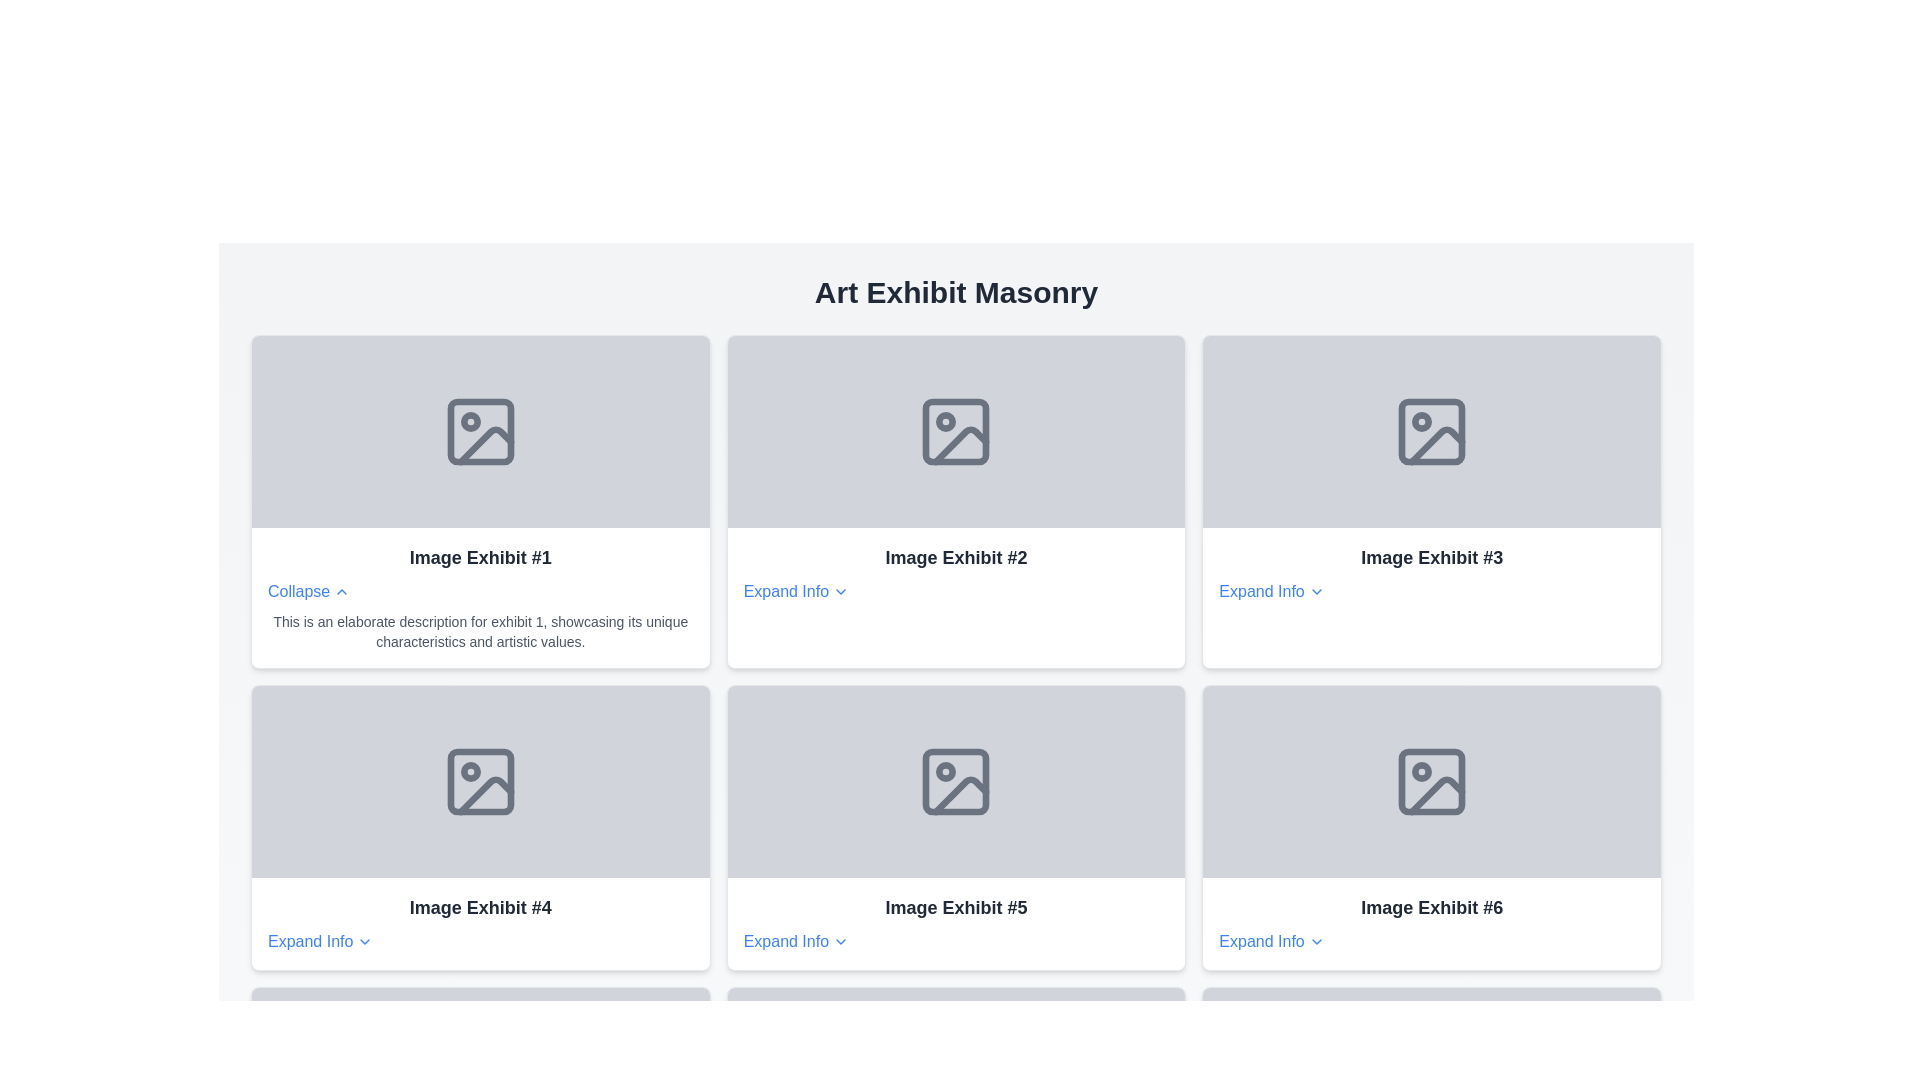  Describe the element at coordinates (1316, 590) in the screenshot. I see `the downward-facing chevron icon (Chevron Down) next to the 'Expand Info' text` at that location.